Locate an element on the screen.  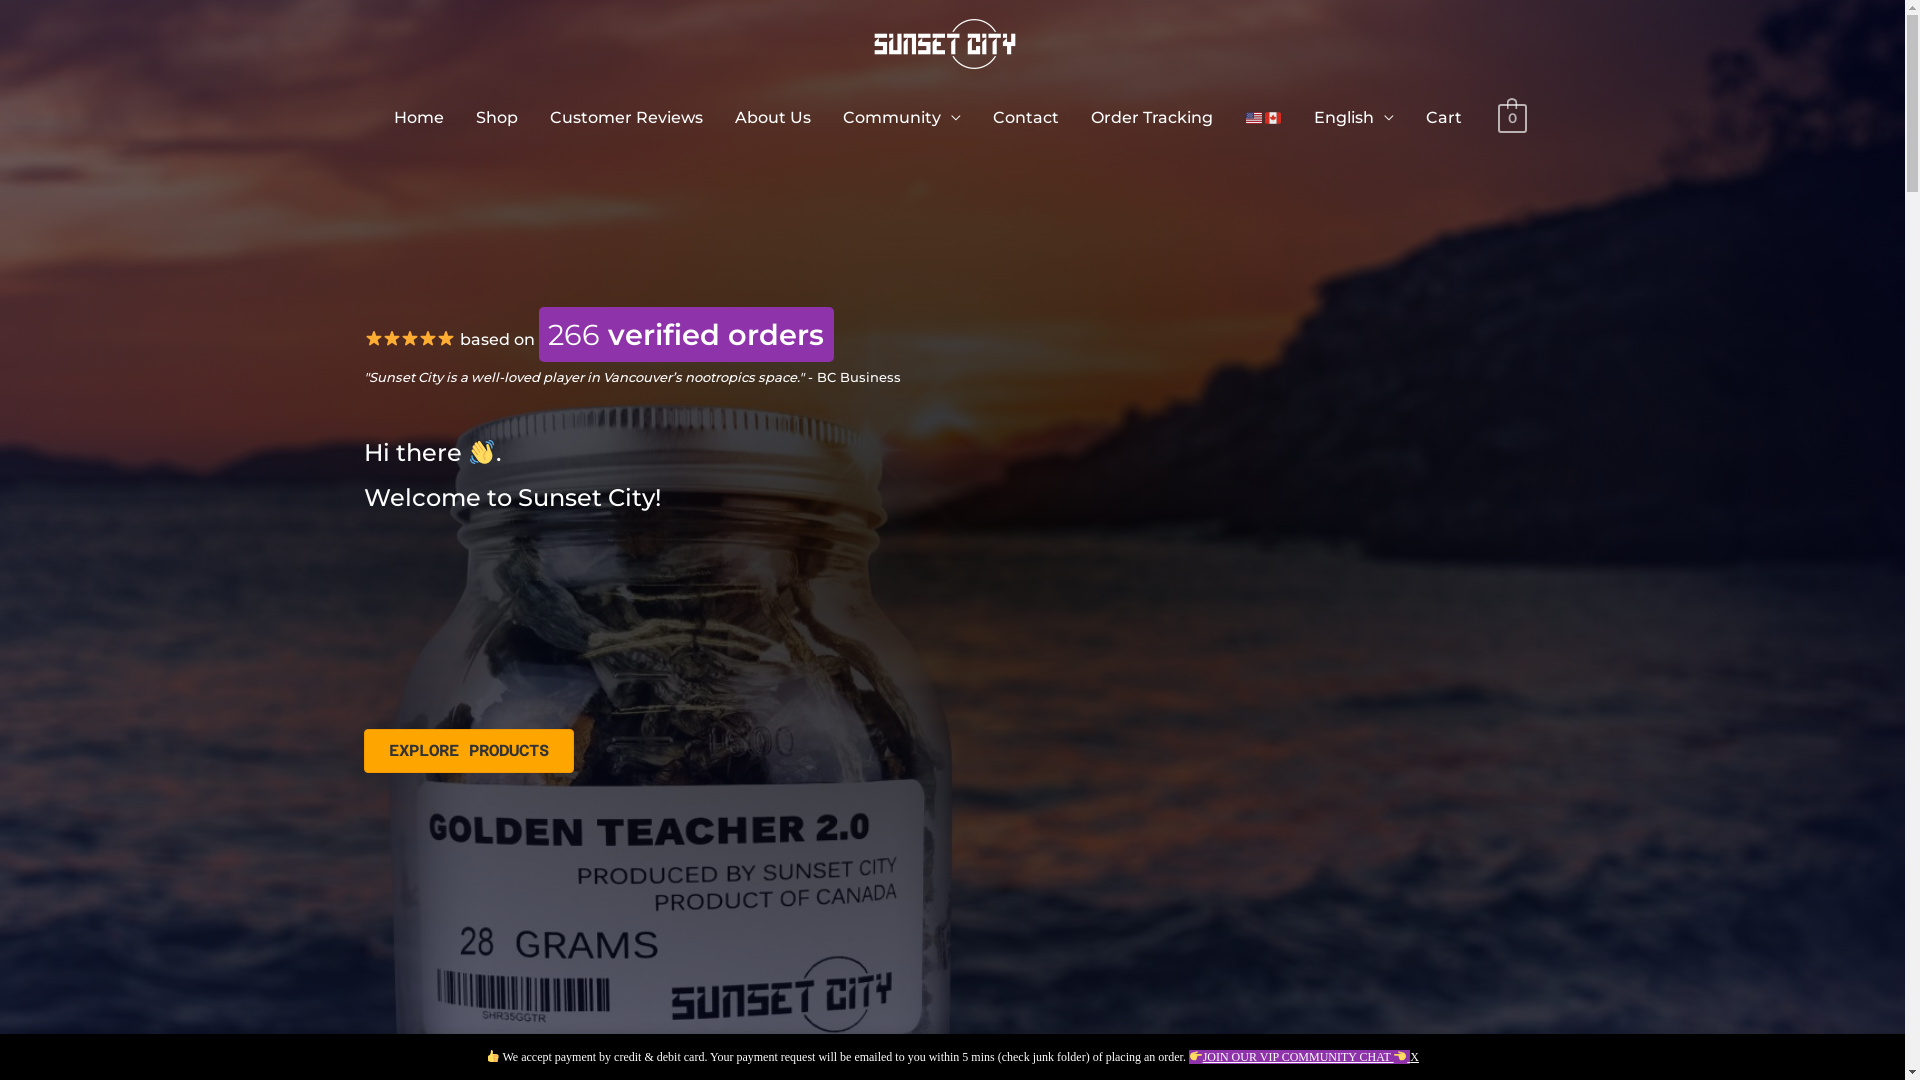
'JOIN OUR VIP COMMUNITY CHAT' is located at coordinates (1299, 1055).